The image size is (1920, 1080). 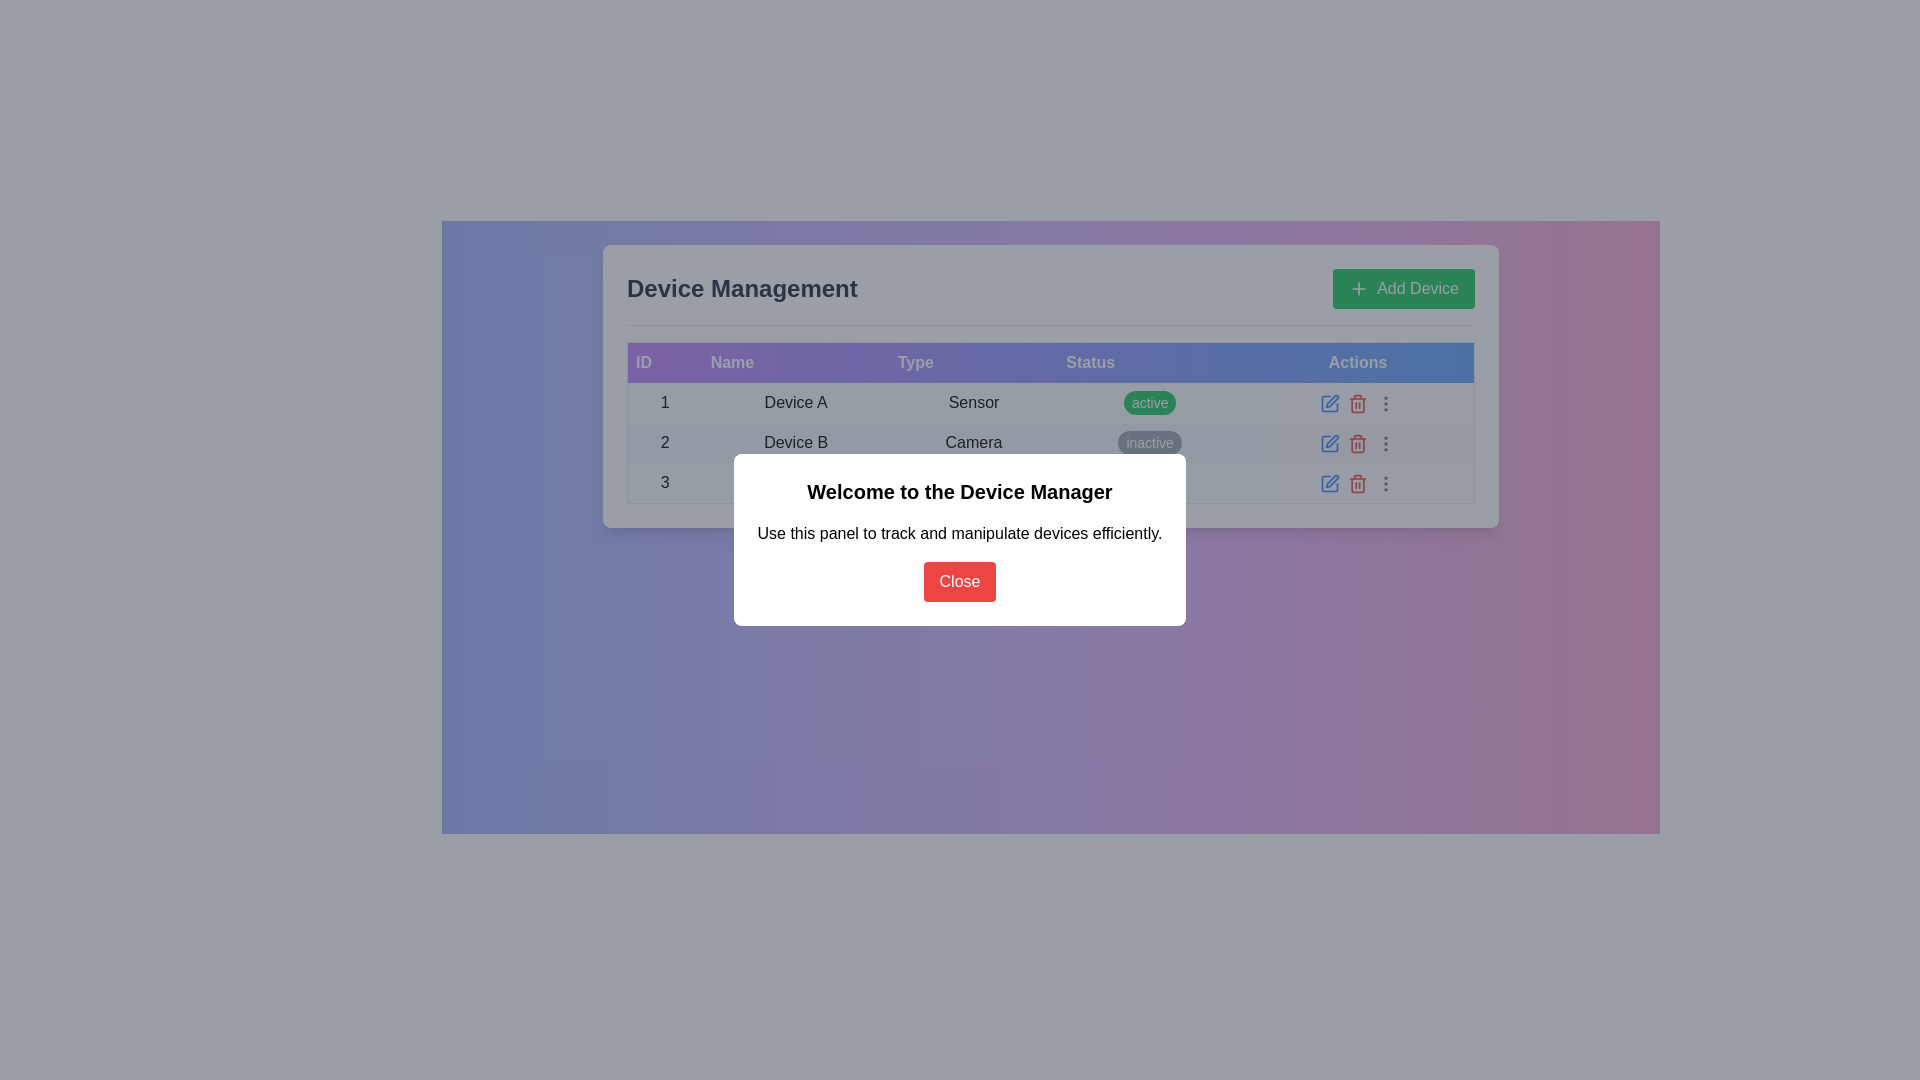 What do you see at coordinates (1358, 362) in the screenshot?
I see `the 'Actions' label in the table header, which is the fifth element in the row, indicating the corresponding column for actionable items` at bounding box center [1358, 362].